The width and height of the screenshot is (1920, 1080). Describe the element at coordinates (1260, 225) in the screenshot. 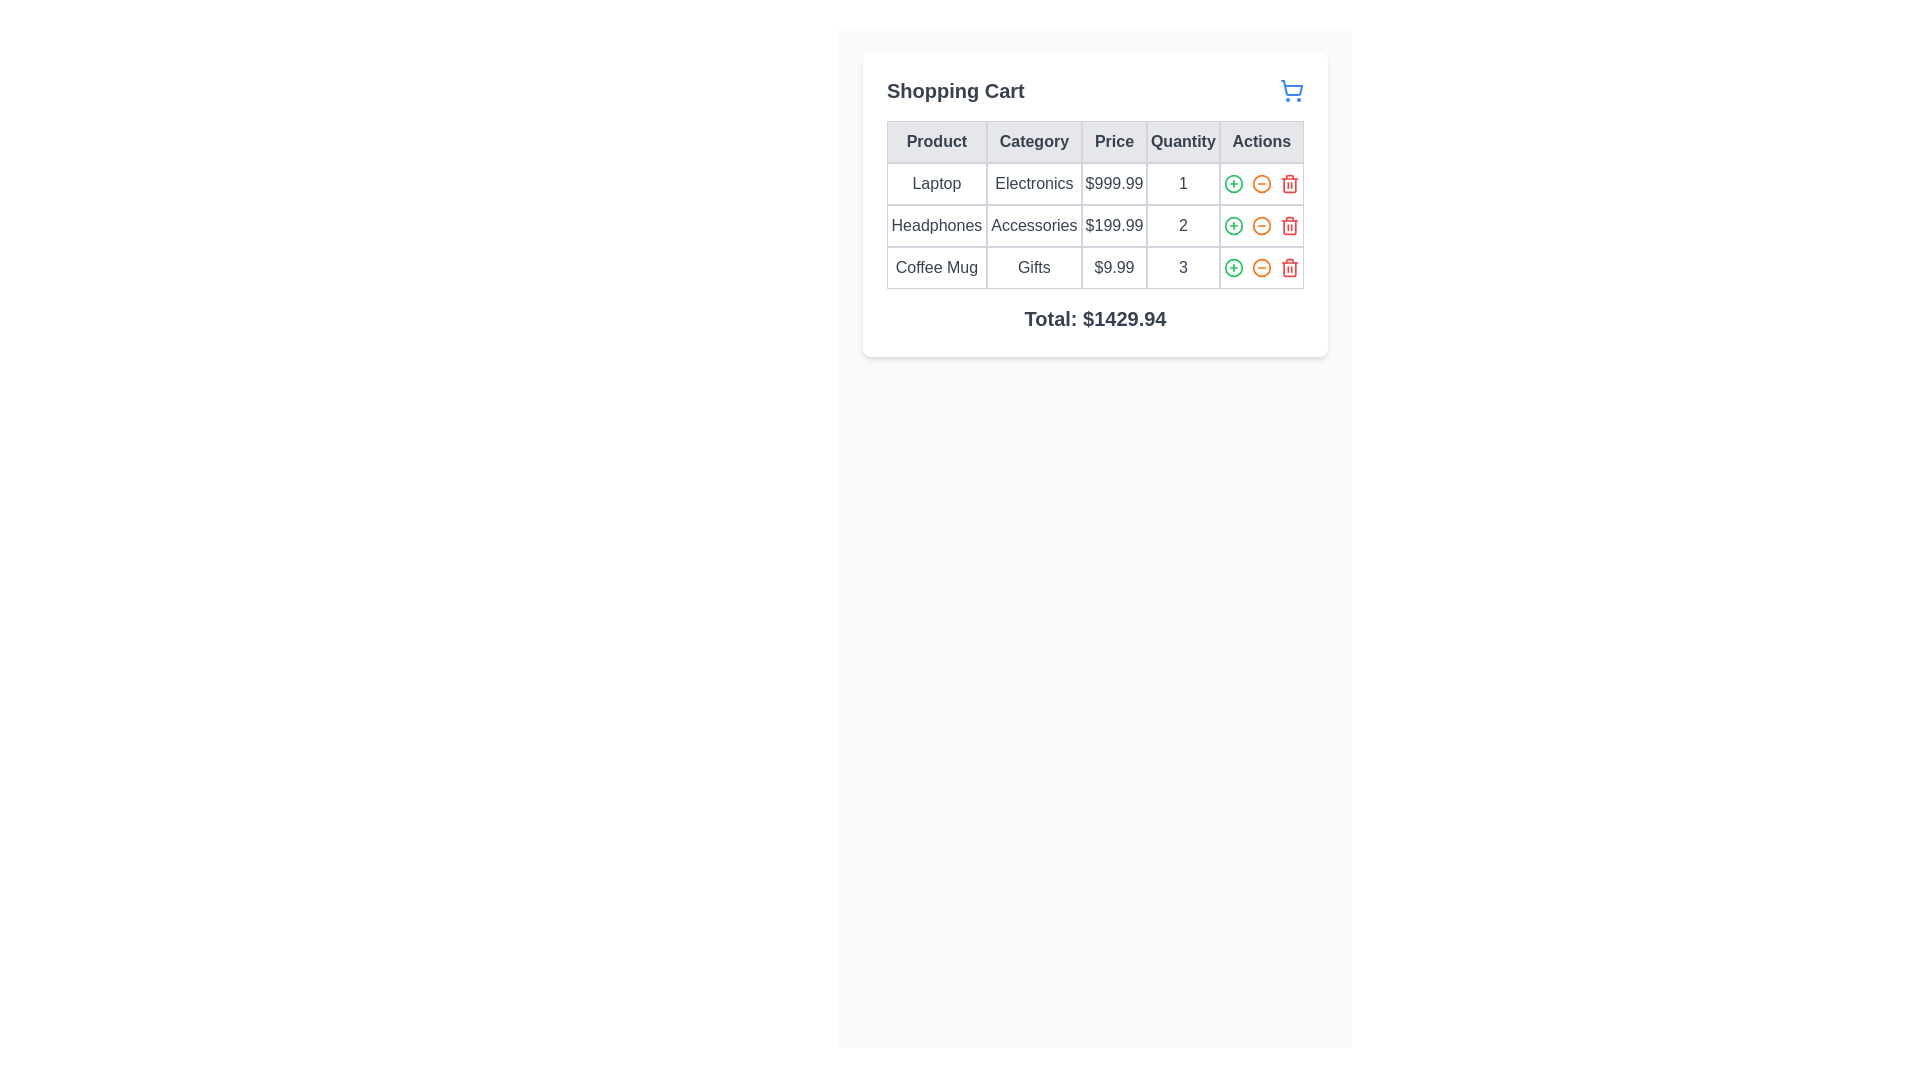

I see `the orange circular button with a white minus symbol located in the 'Actions' column of the 'Headphones' row in the 'Shopping Cart' table` at that location.